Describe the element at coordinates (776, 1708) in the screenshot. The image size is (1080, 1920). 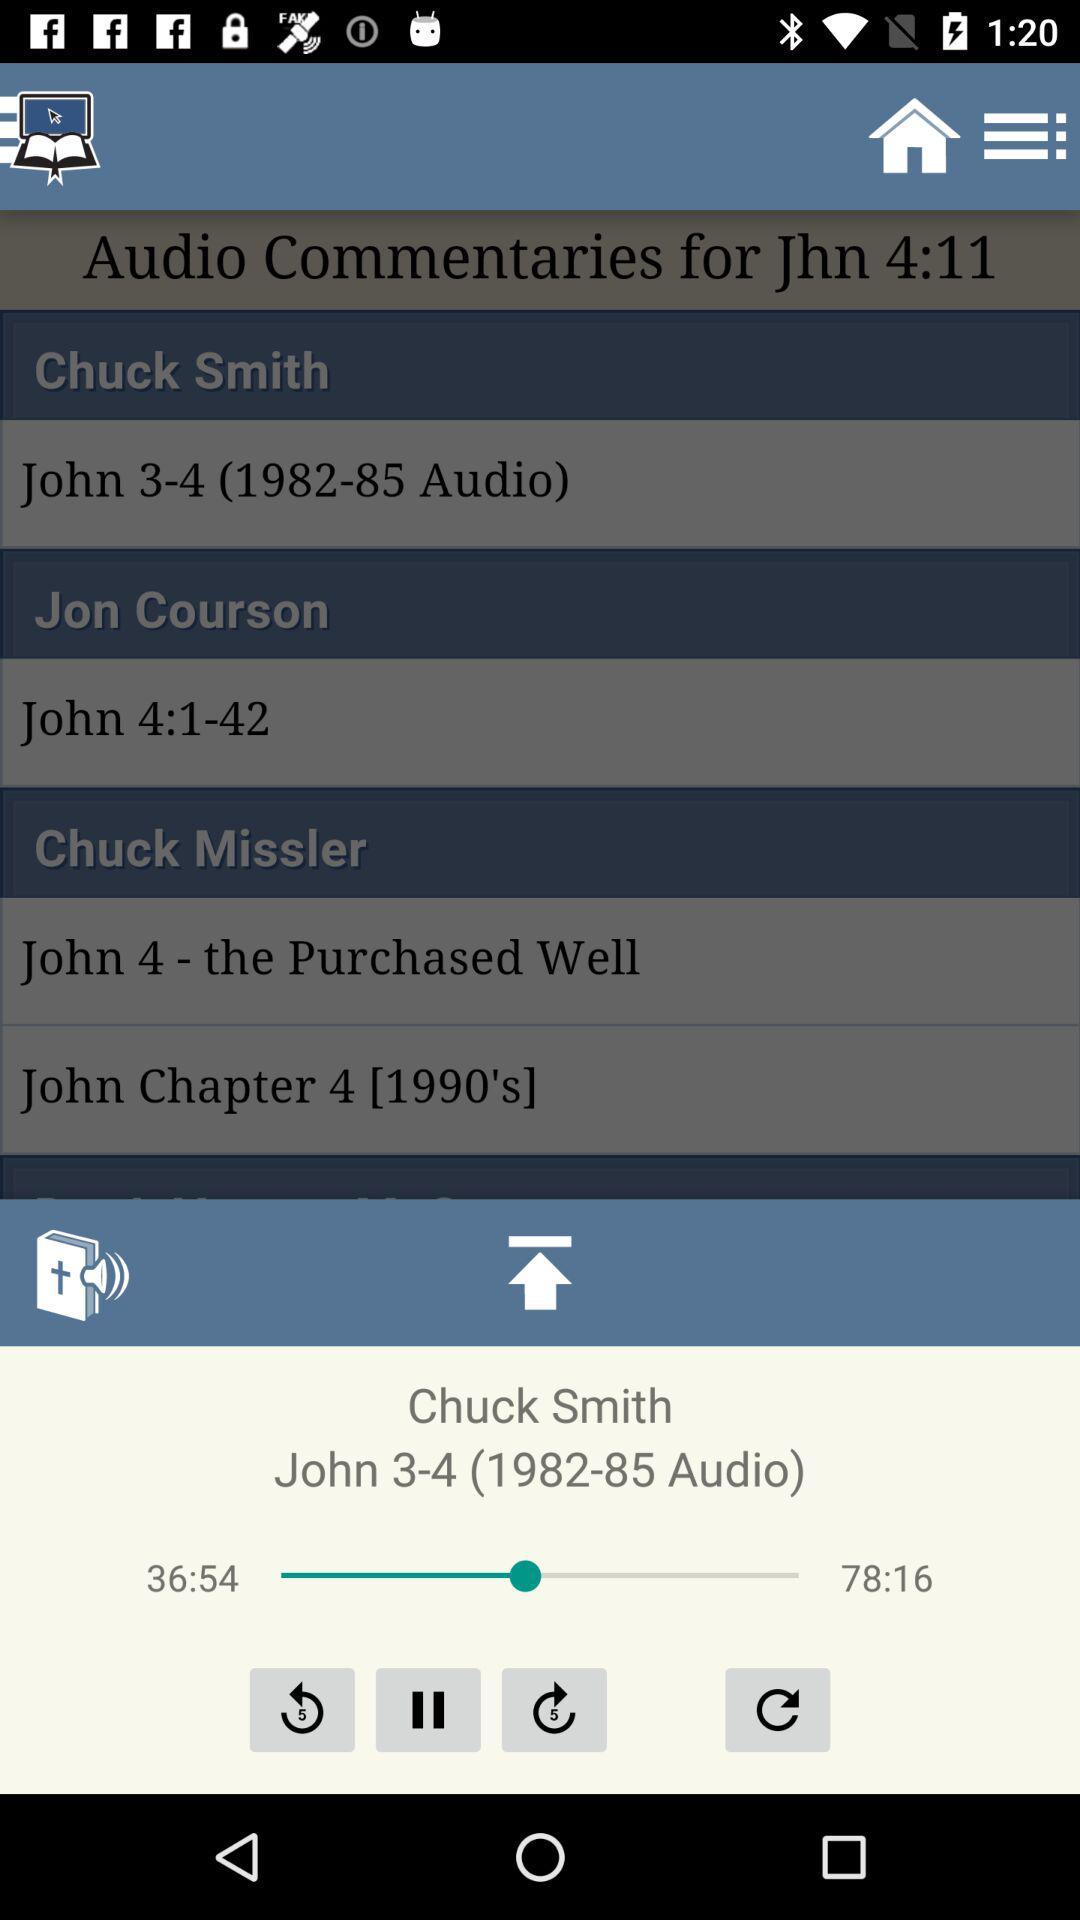
I see `undo button` at that location.